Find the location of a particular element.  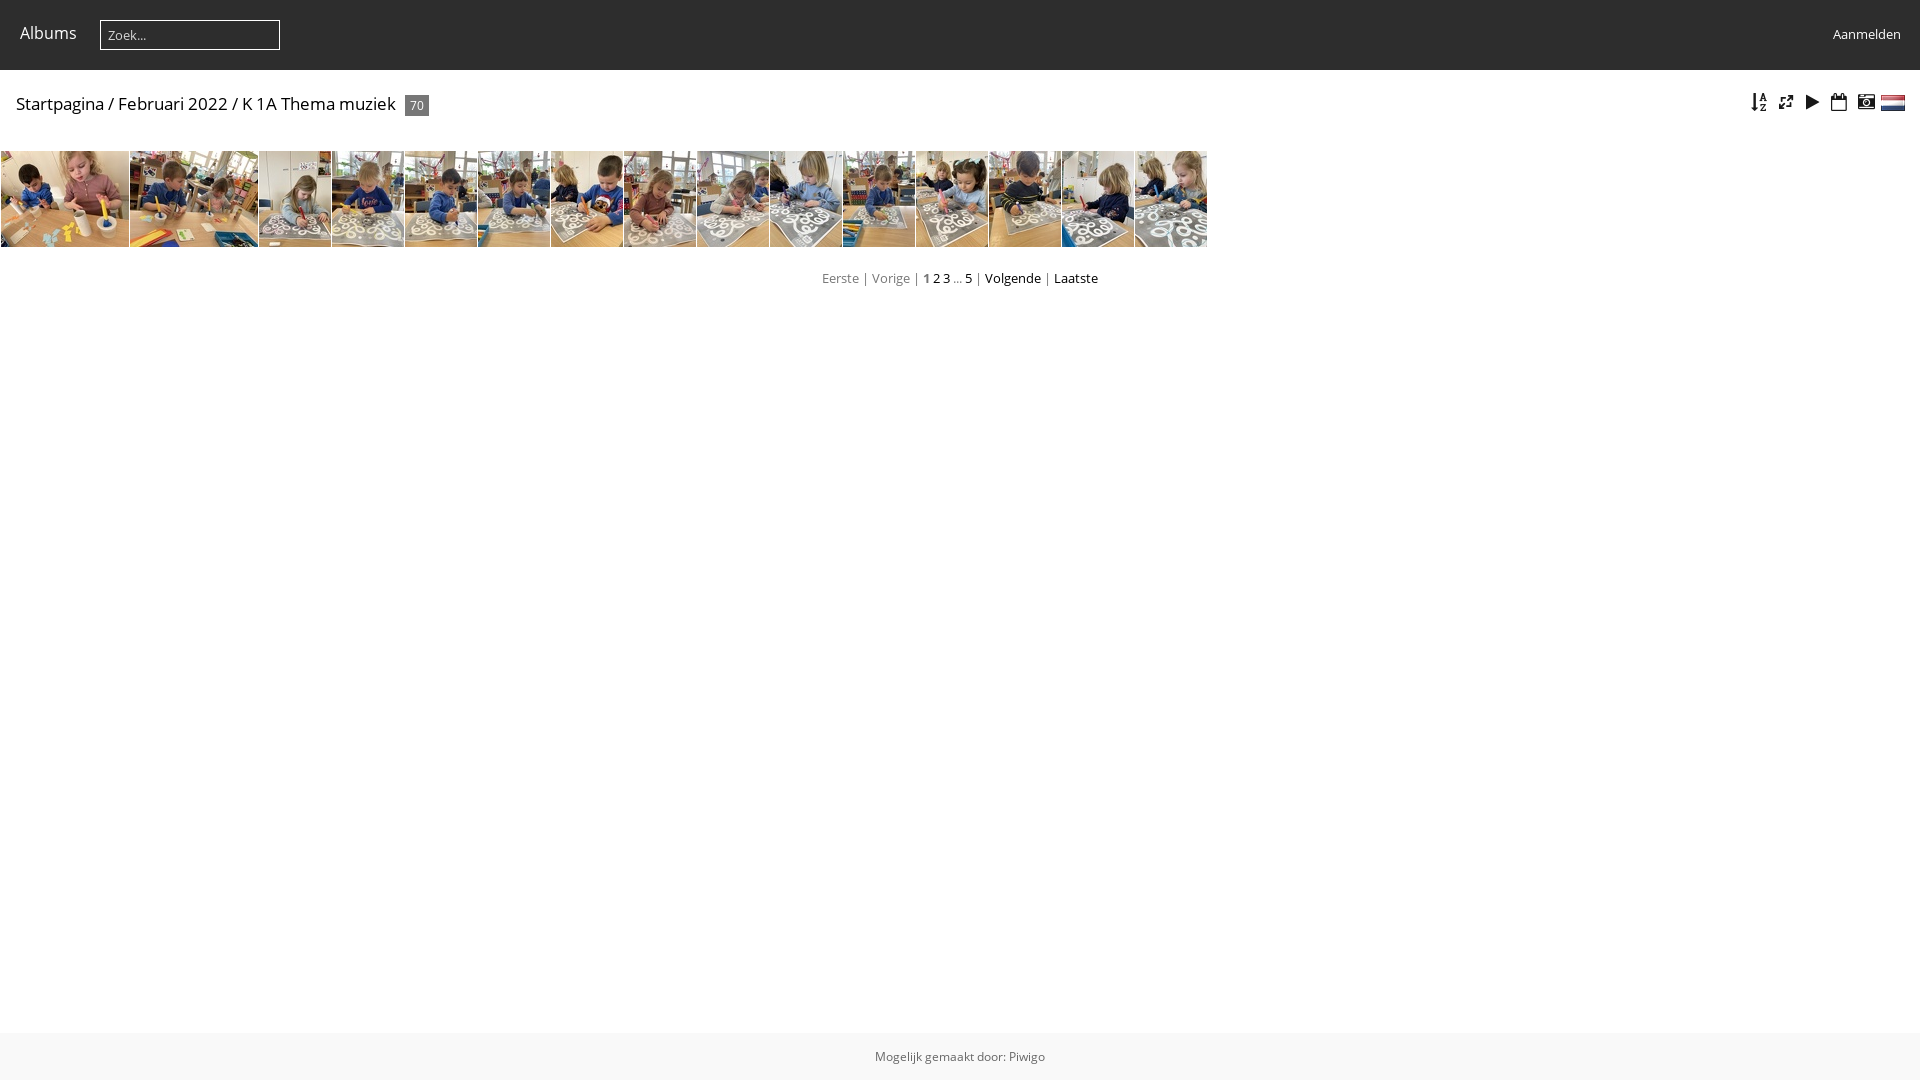

'dia-voorstelling' is located at coordinates (1813, 102).